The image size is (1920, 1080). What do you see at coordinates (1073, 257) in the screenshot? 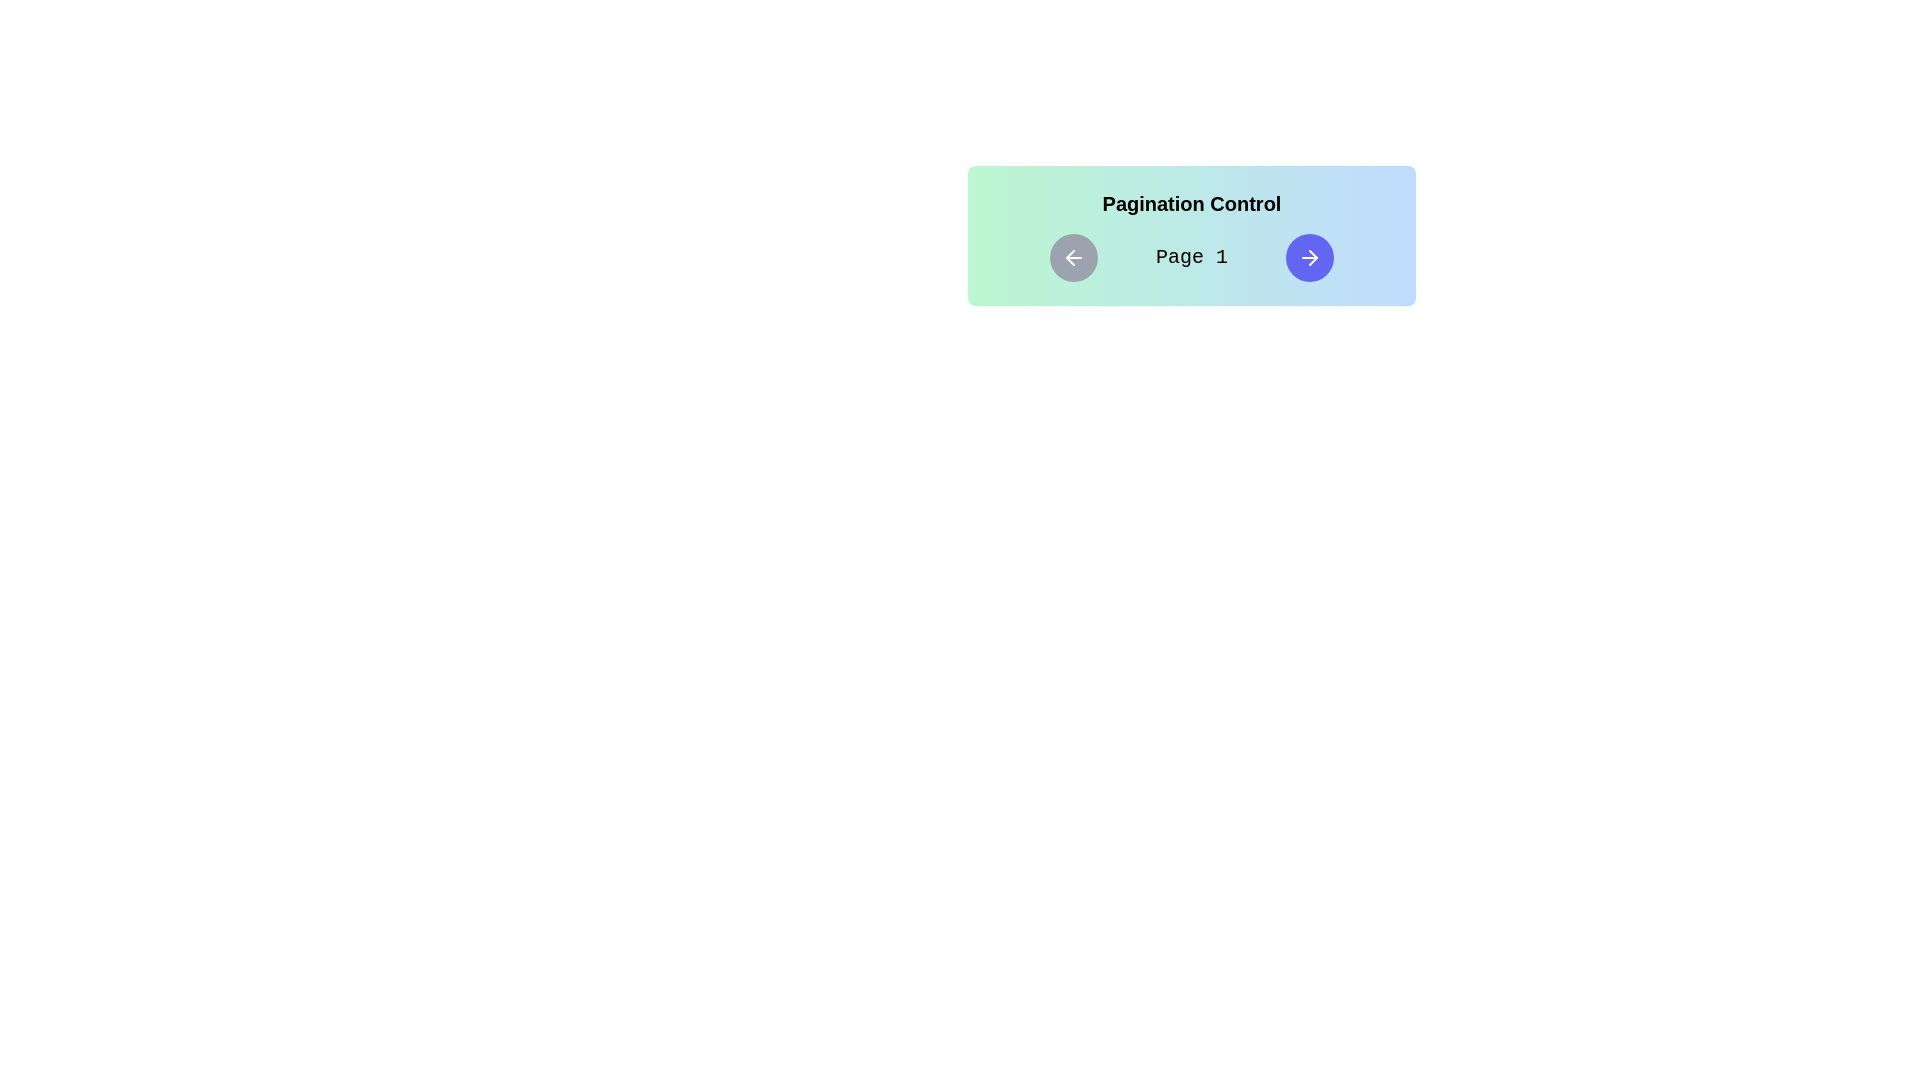
I see `the previous button to check its interactivity` at bounding box center [1073, 257].